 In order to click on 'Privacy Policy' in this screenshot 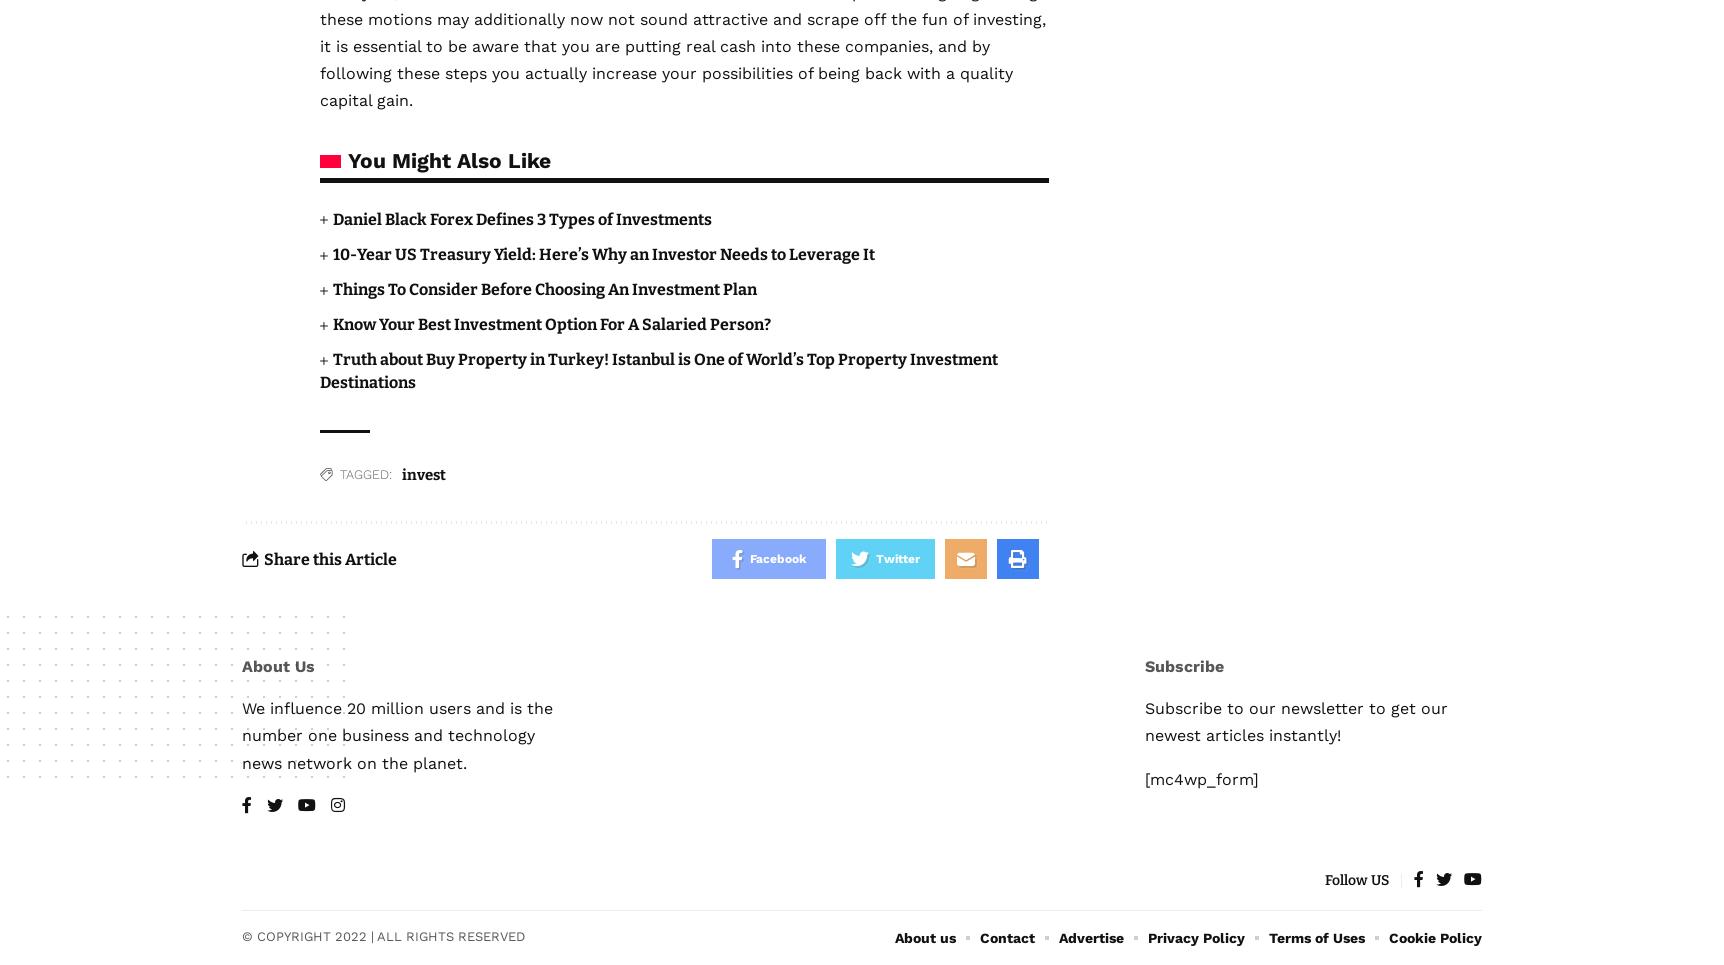, I will do `click(1196, 937)`.